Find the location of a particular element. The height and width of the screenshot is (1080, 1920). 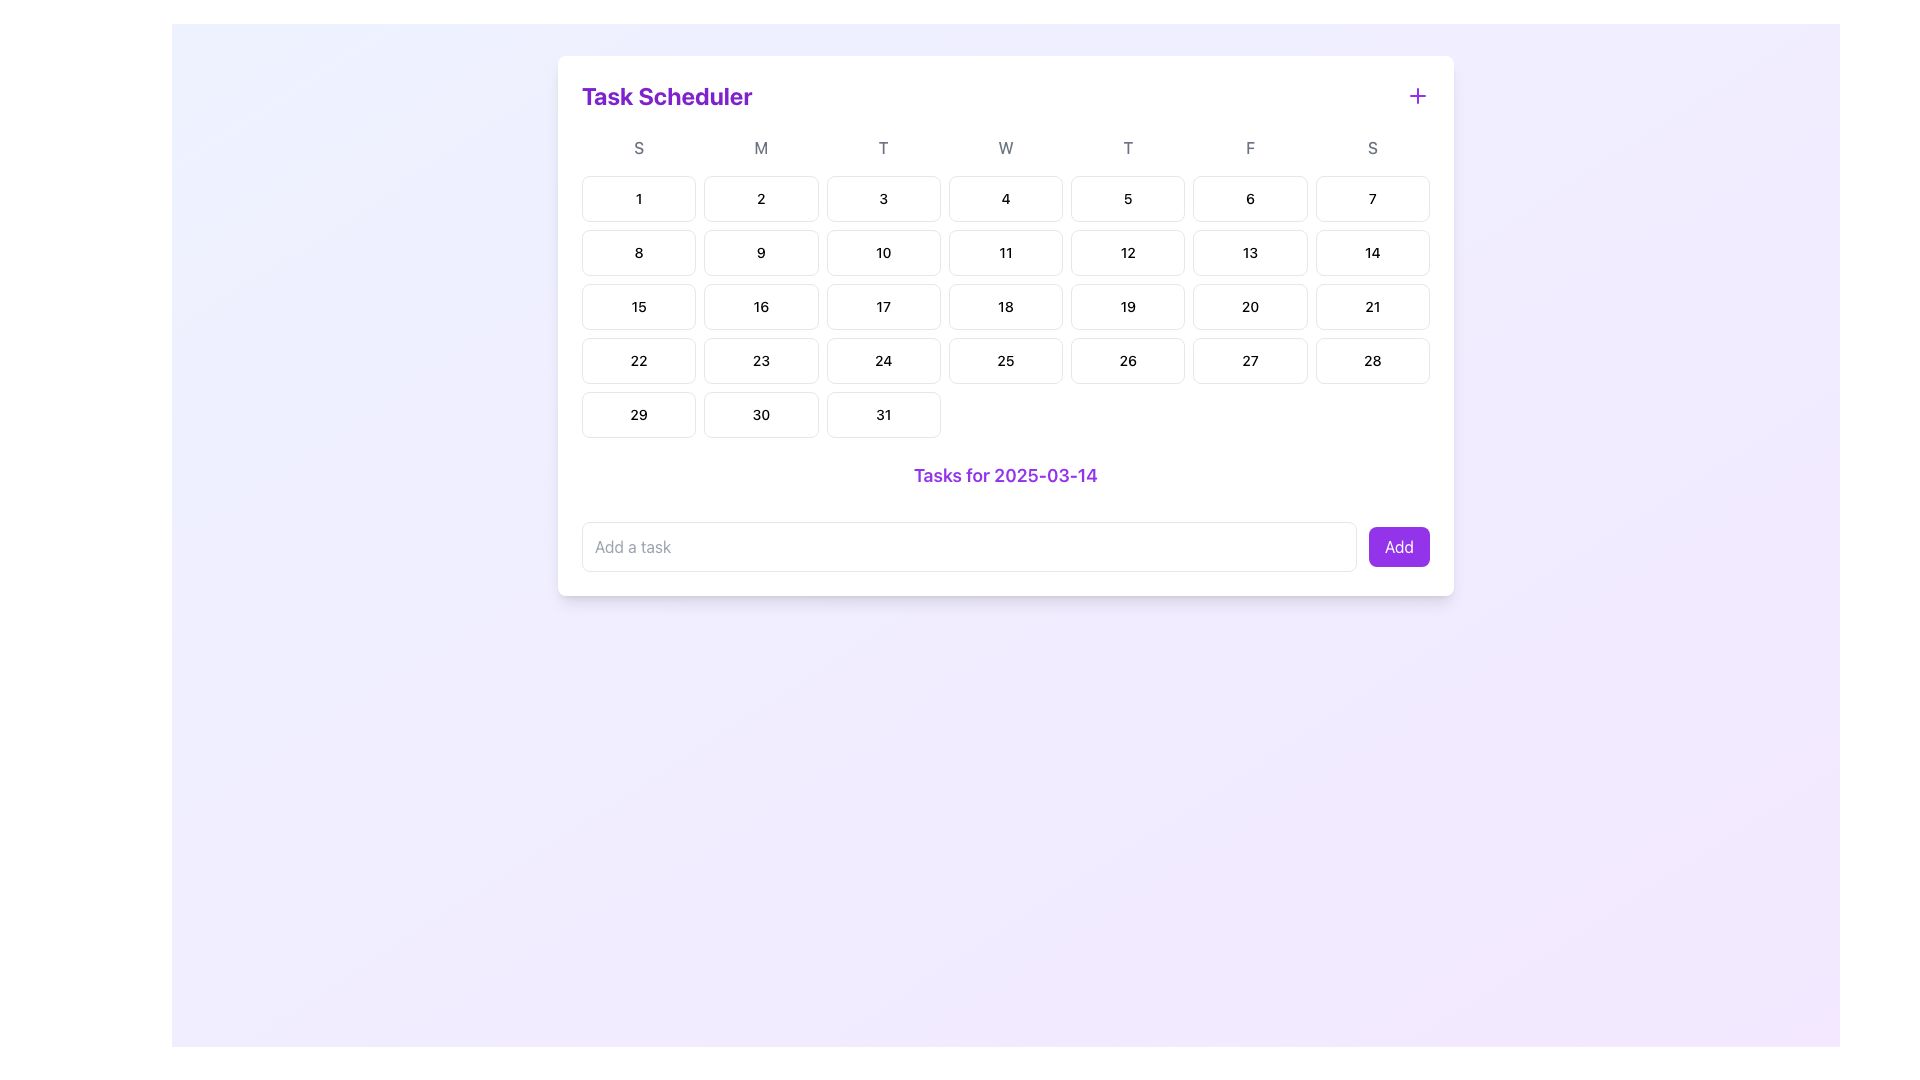

the selectable date button for the 20th in the calendar interface is located at coordinates (1249, 307).